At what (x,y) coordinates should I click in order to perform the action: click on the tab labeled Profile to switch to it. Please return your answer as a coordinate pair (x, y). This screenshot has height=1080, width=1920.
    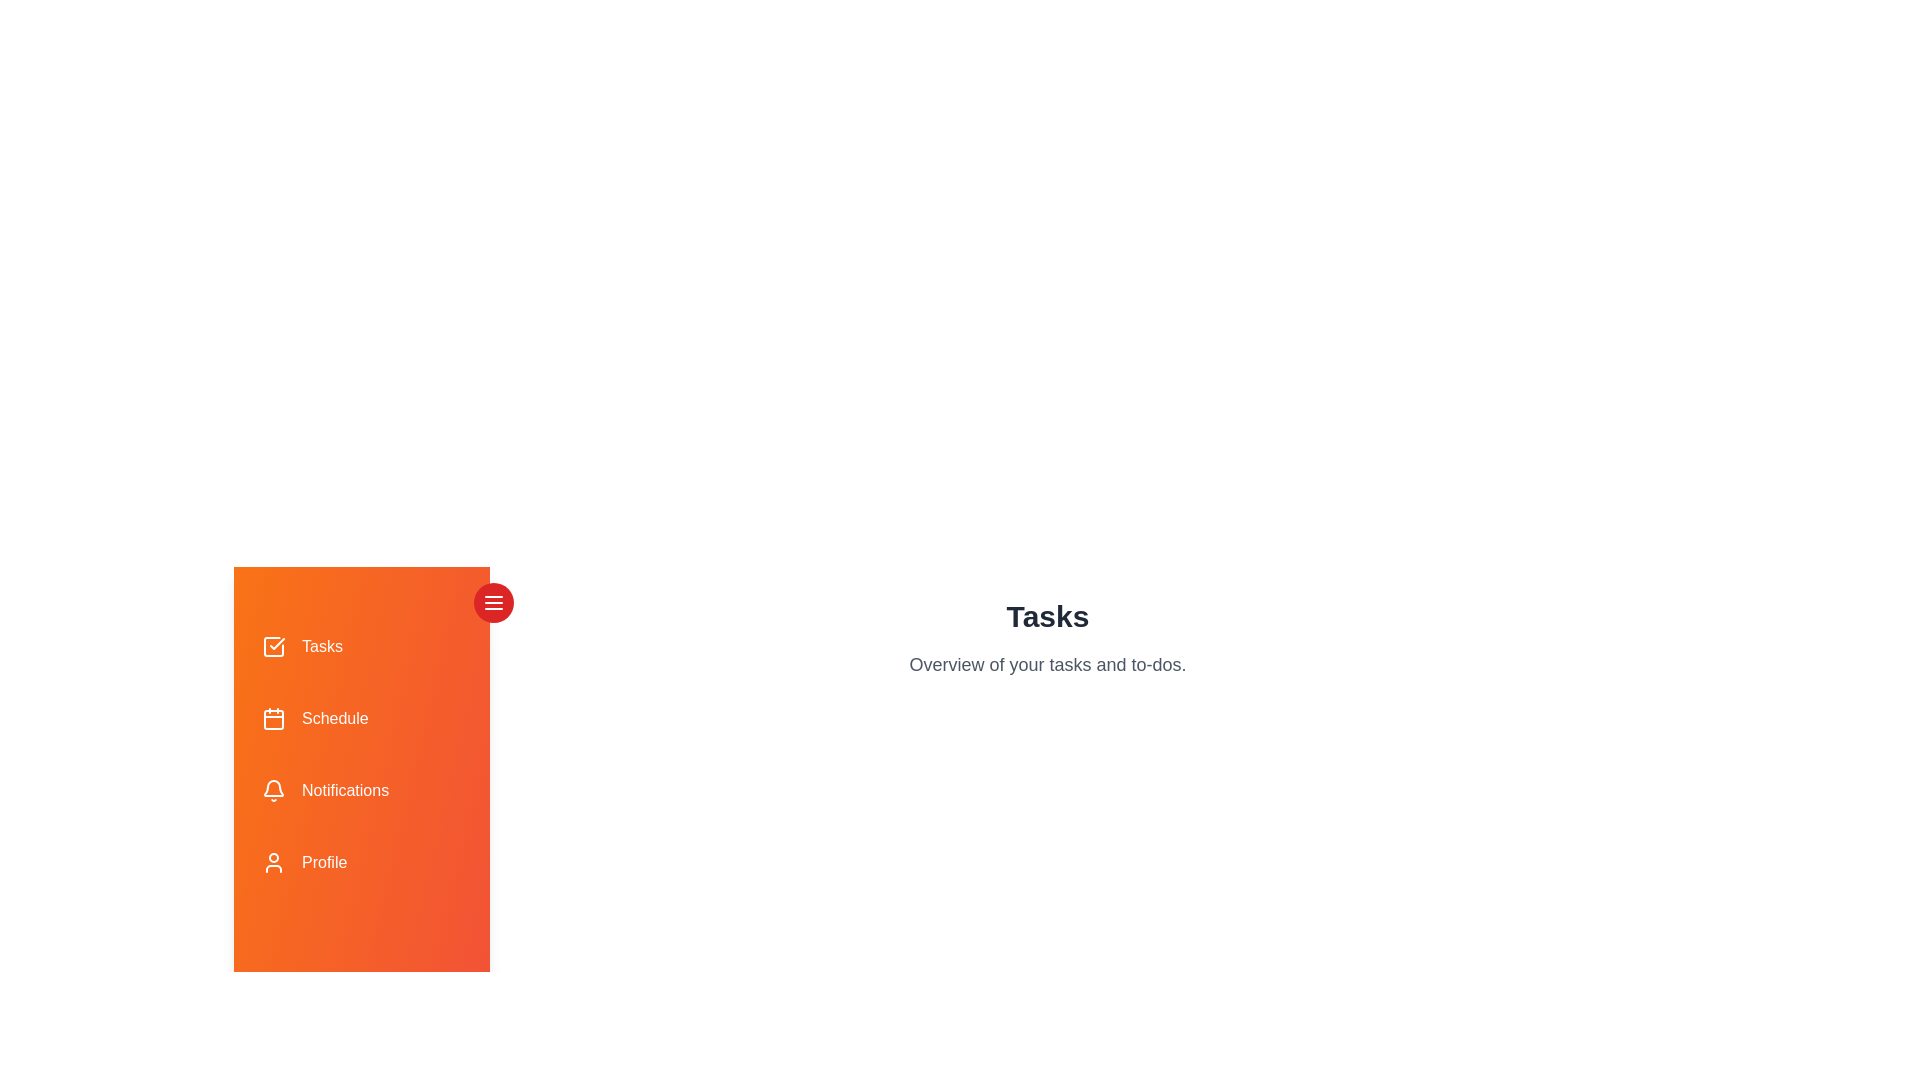
    Looking at the image, I should click on (361, 862).